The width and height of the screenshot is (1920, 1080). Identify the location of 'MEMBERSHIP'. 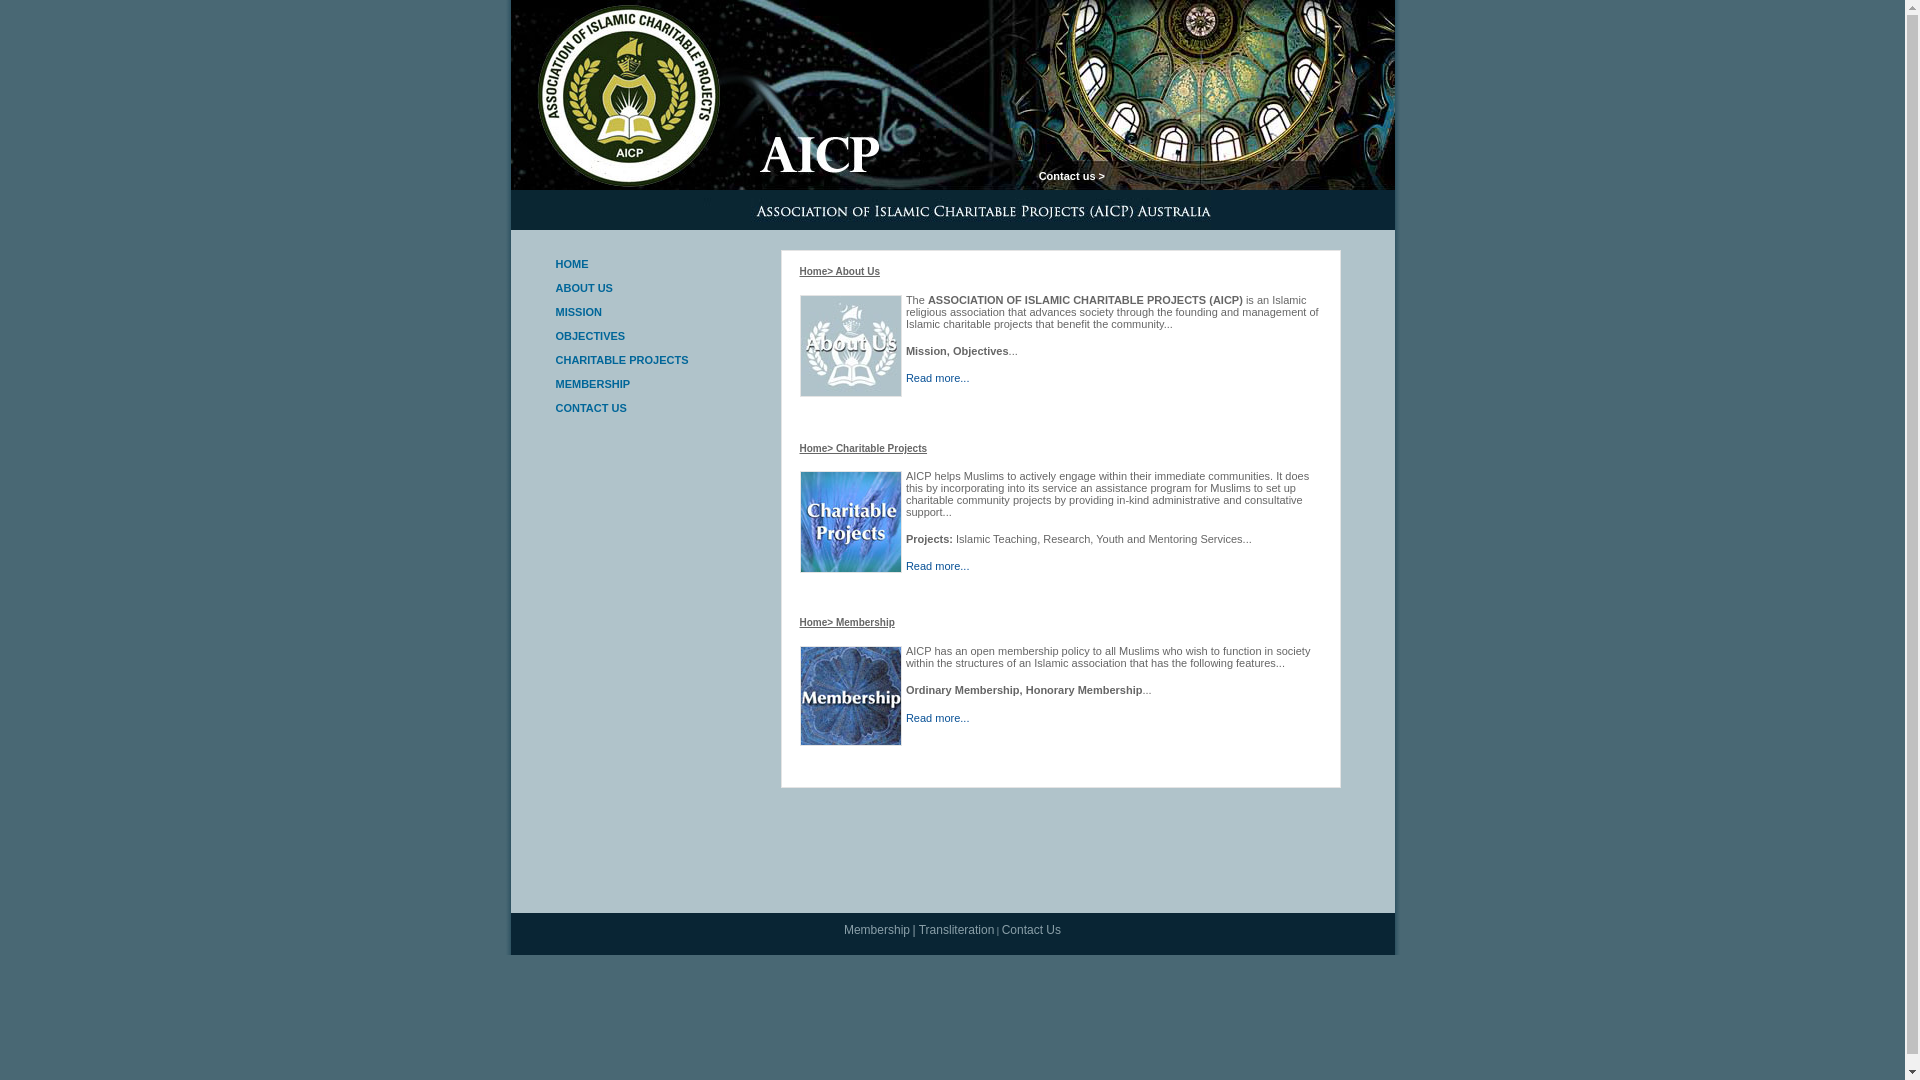
(556, 384).